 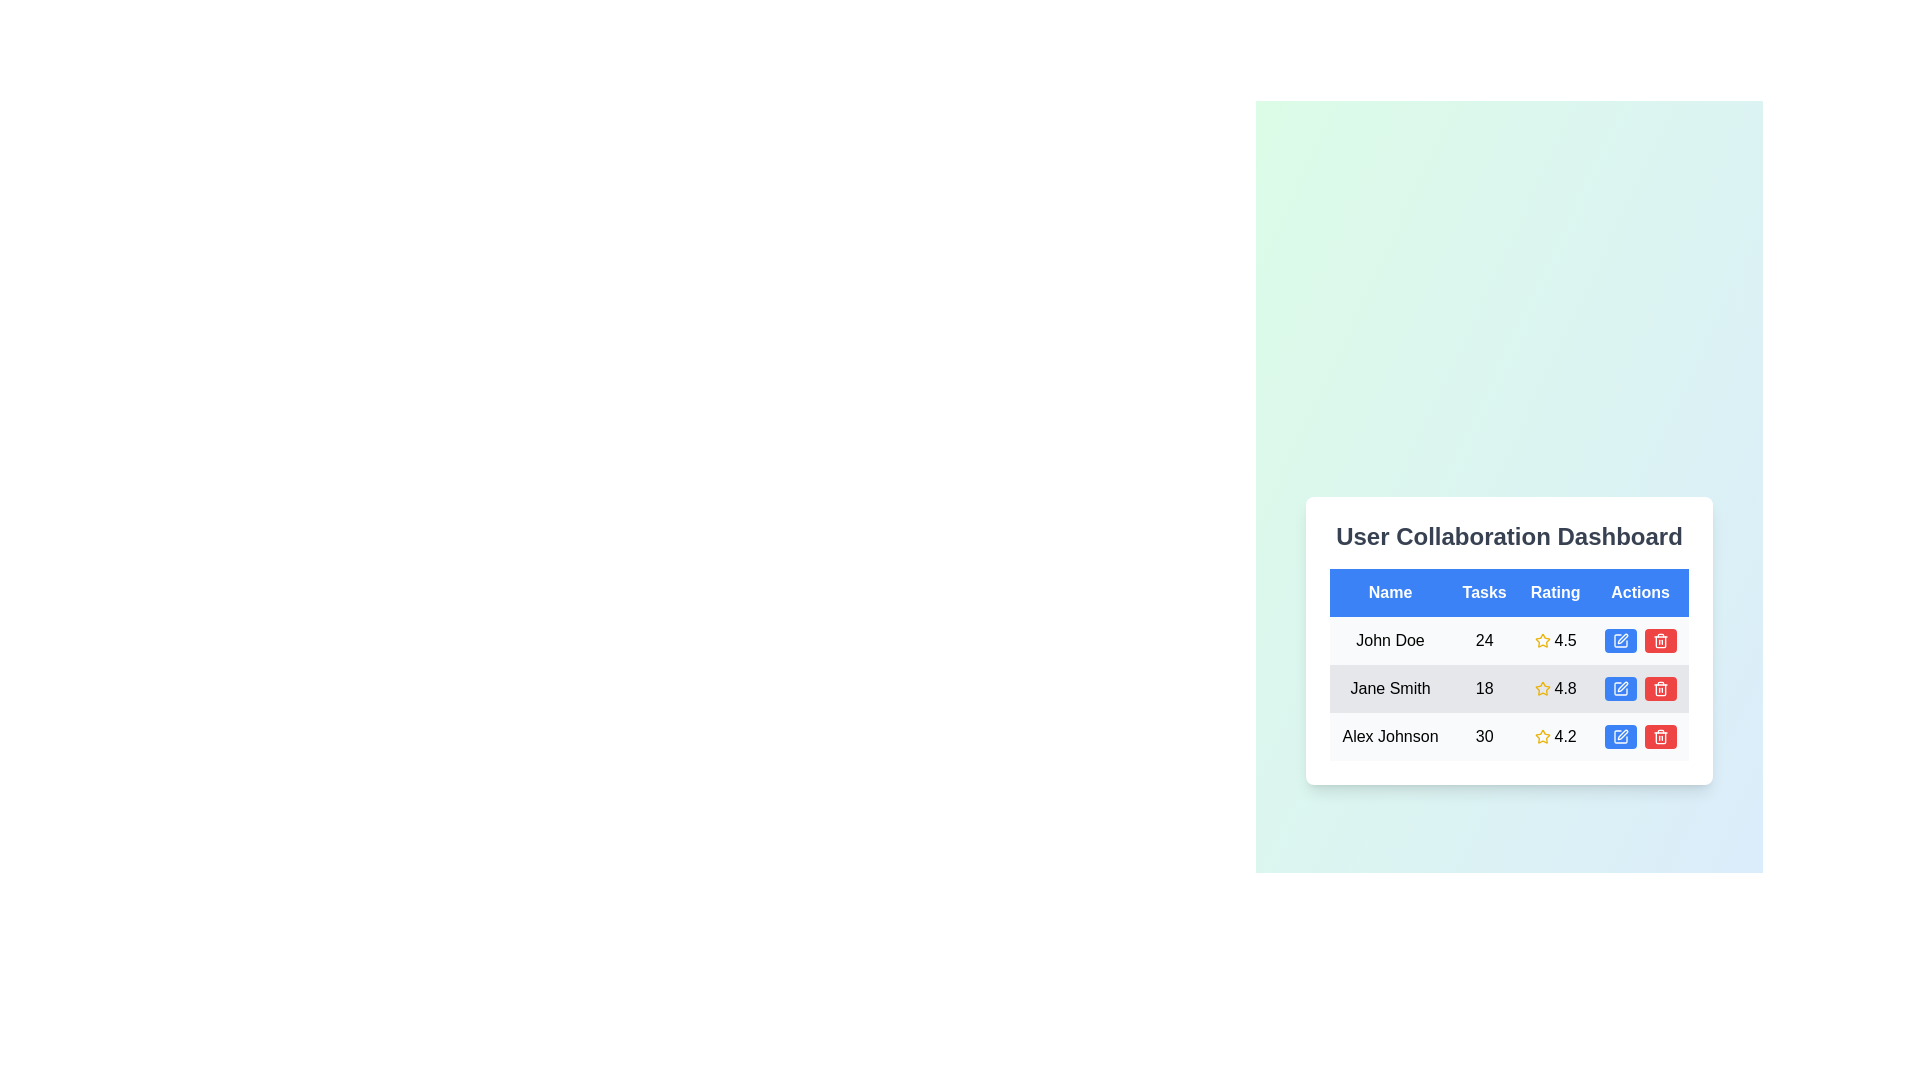 What do you see at coordinates (1541, 736) in the screenshot?
I see `the yellow five-pointed star icon used for rating, located in the 'Rating' column next to 'Alex Johnson', immediately to the left of the numerical rating '4.2'` at bounding box center [1541, 736].